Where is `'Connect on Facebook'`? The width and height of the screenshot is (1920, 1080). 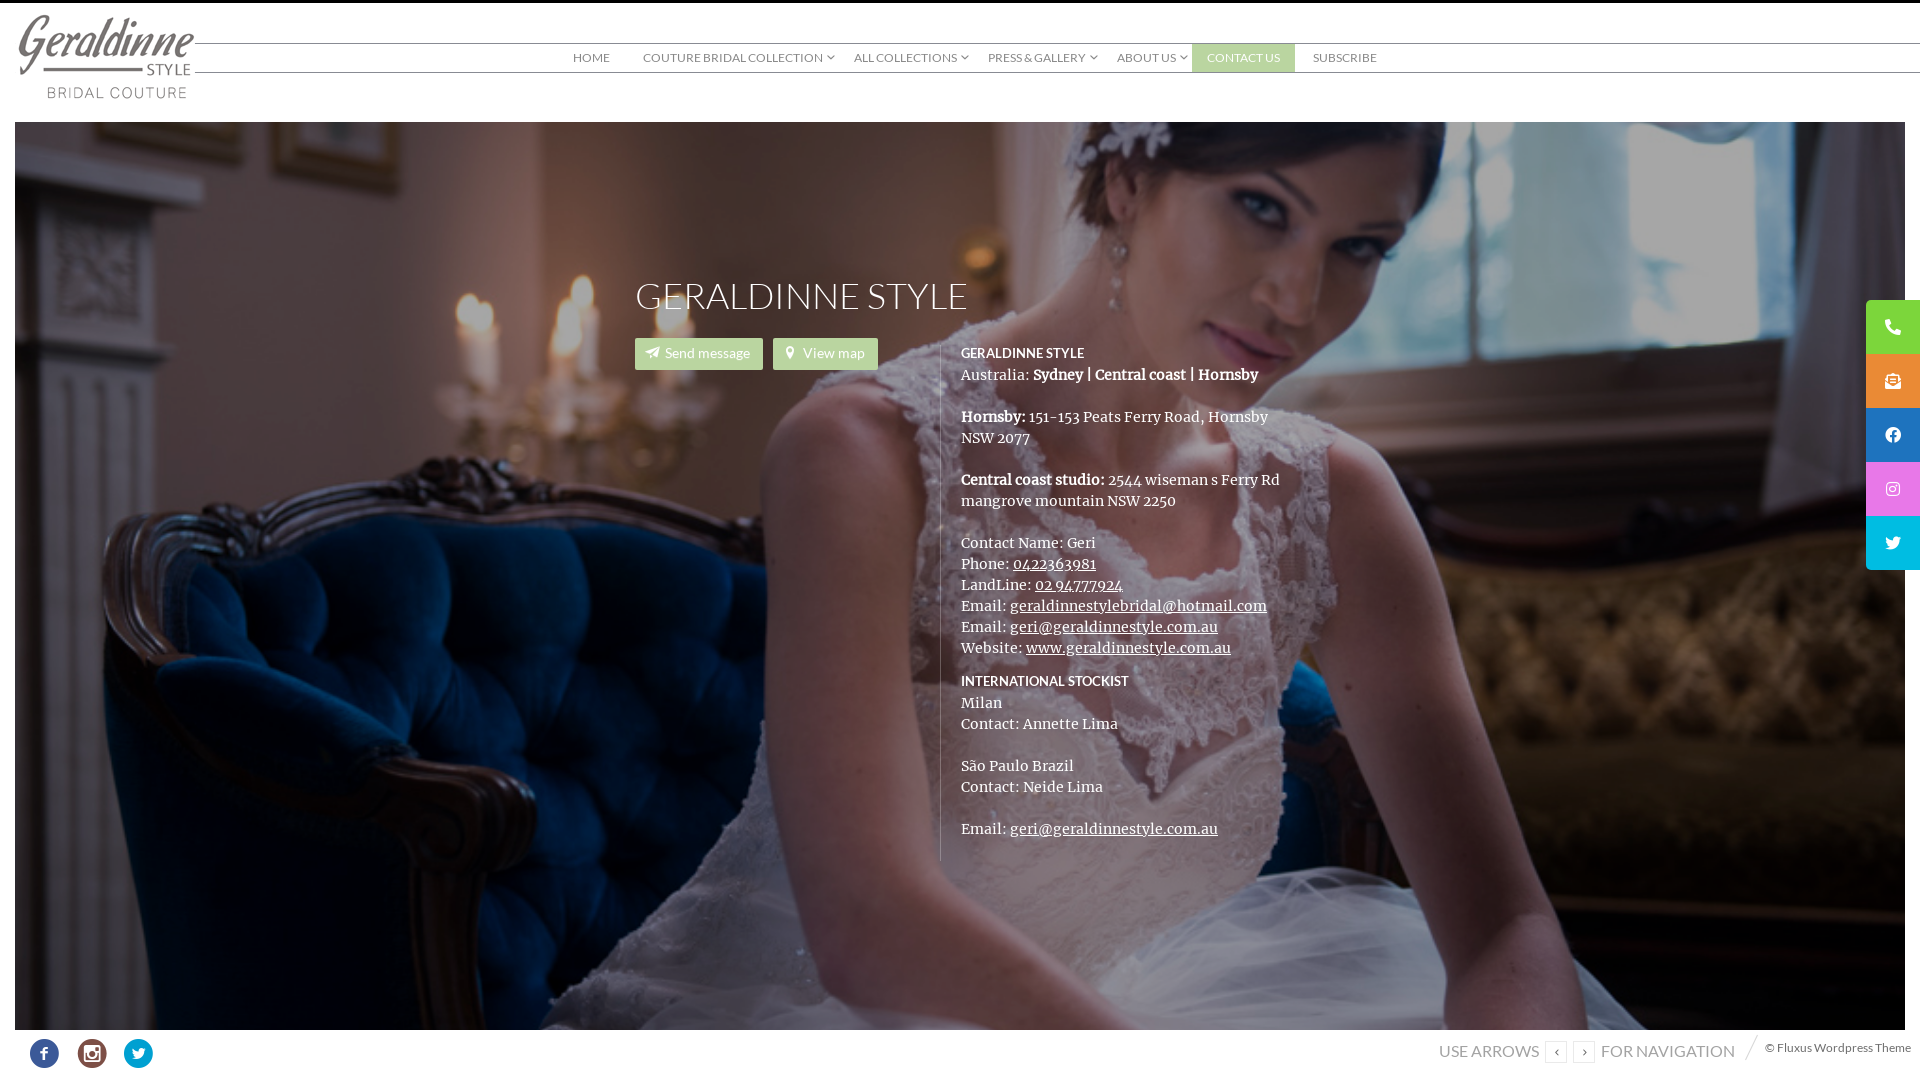 'Connect on Facebook' is located at coordinates (44, 1049).